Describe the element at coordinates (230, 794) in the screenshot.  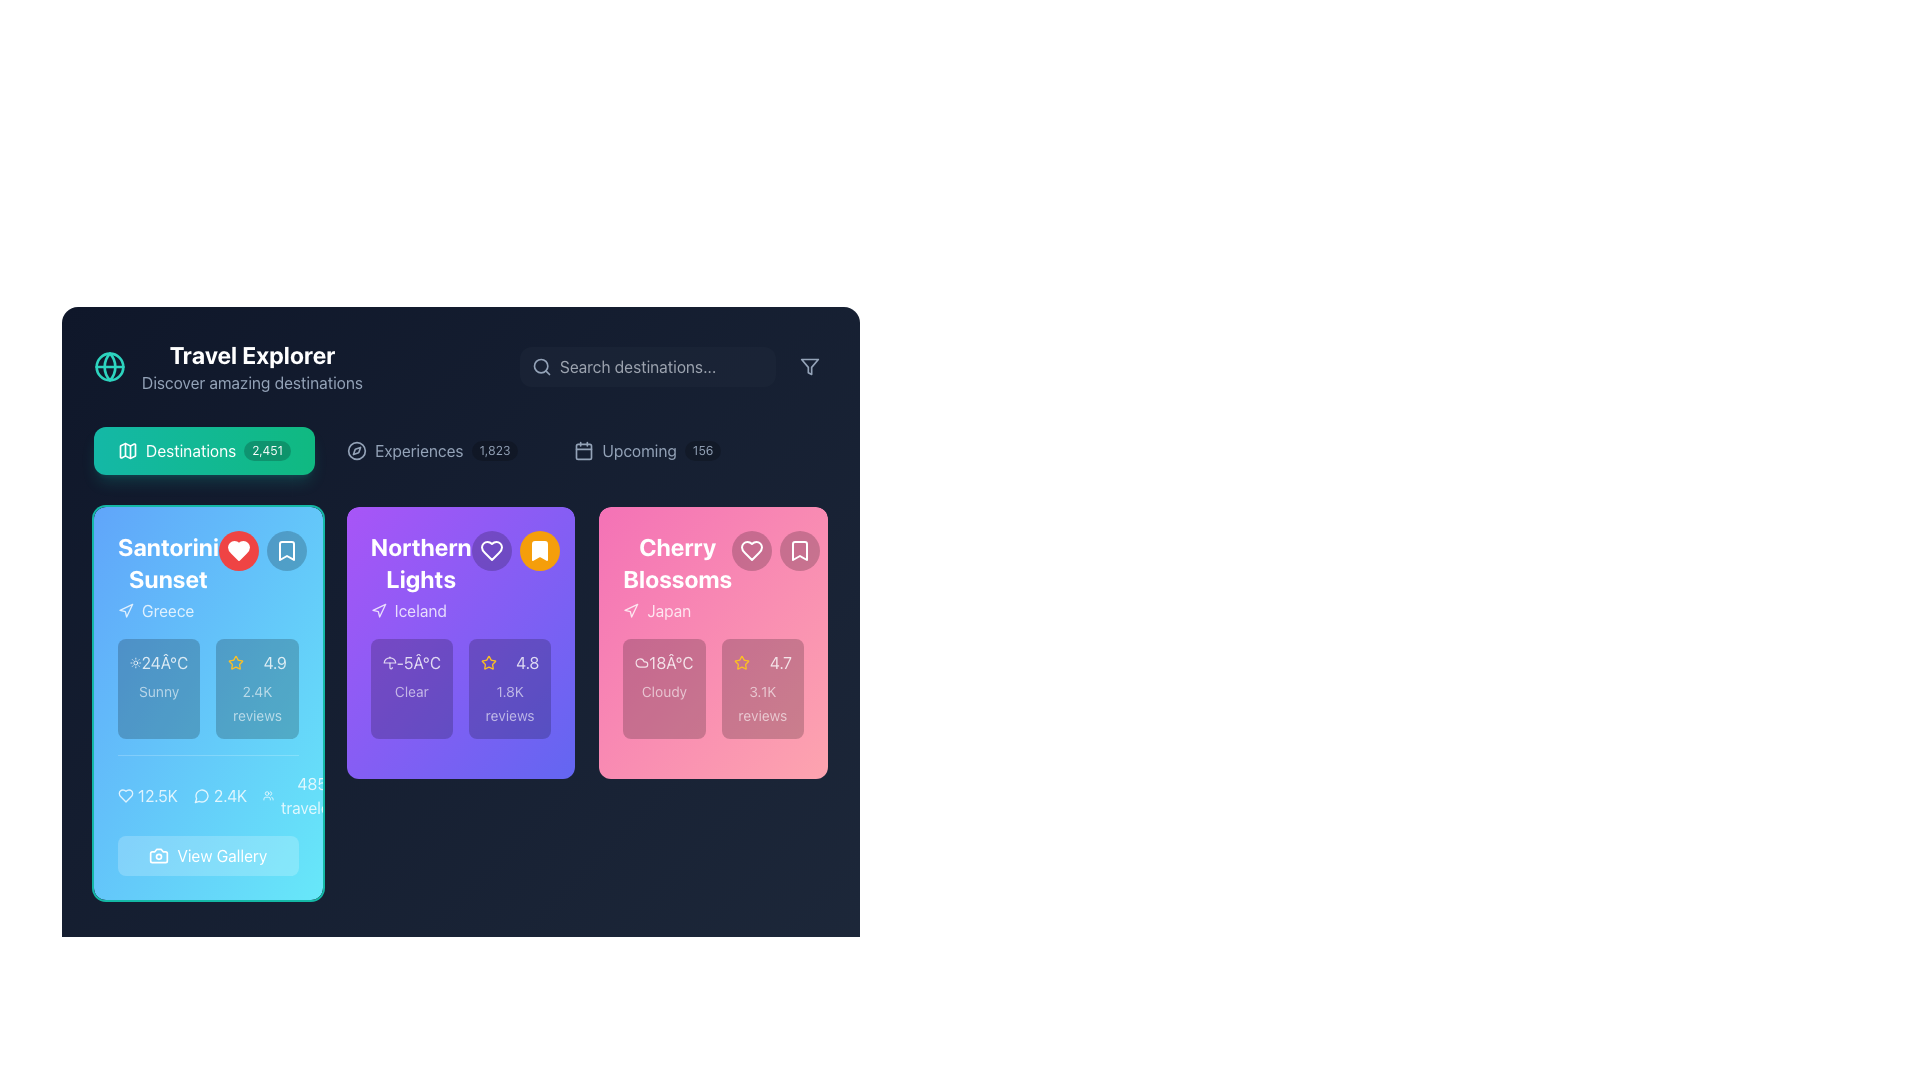
I see `the text label displaying the number of reviews for the 'Santorini Sunset' destination` at that location.